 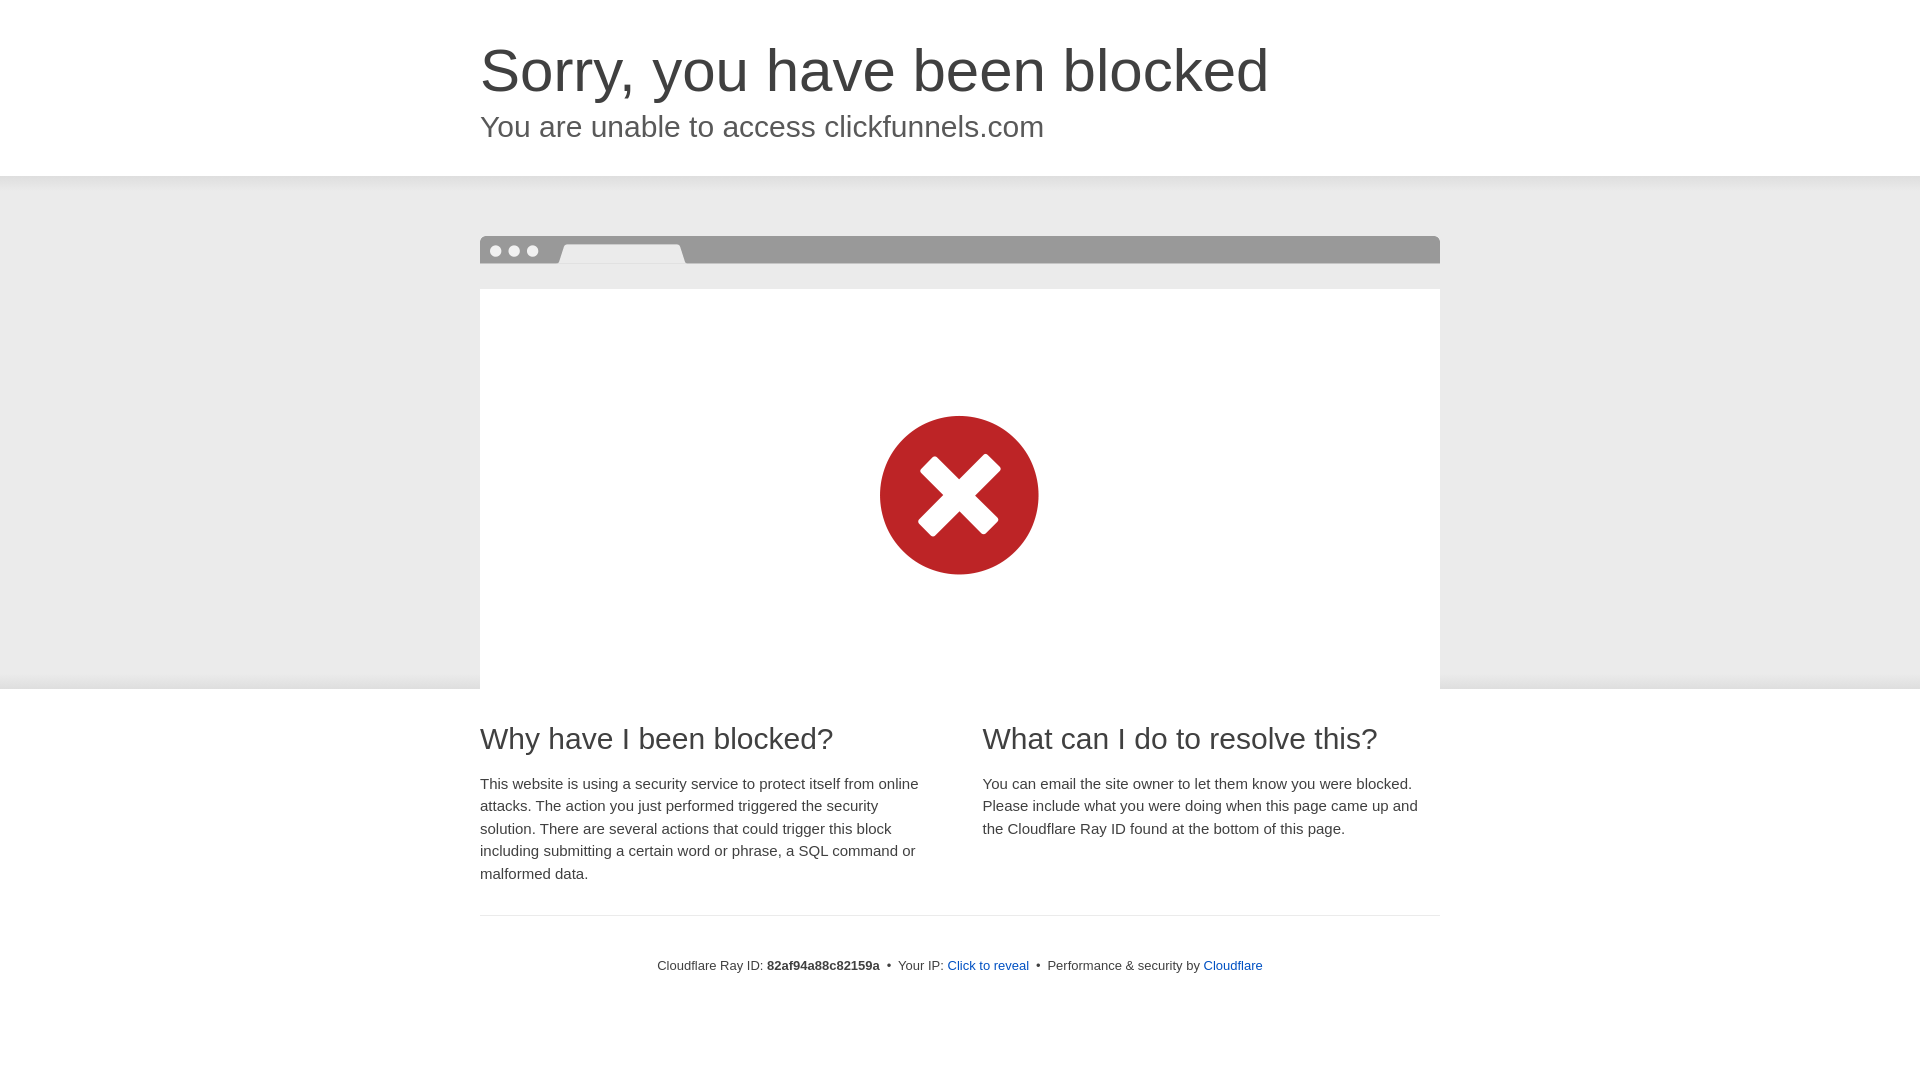 I want to click on 'Cloudflare', so click(x=1232, y=964).